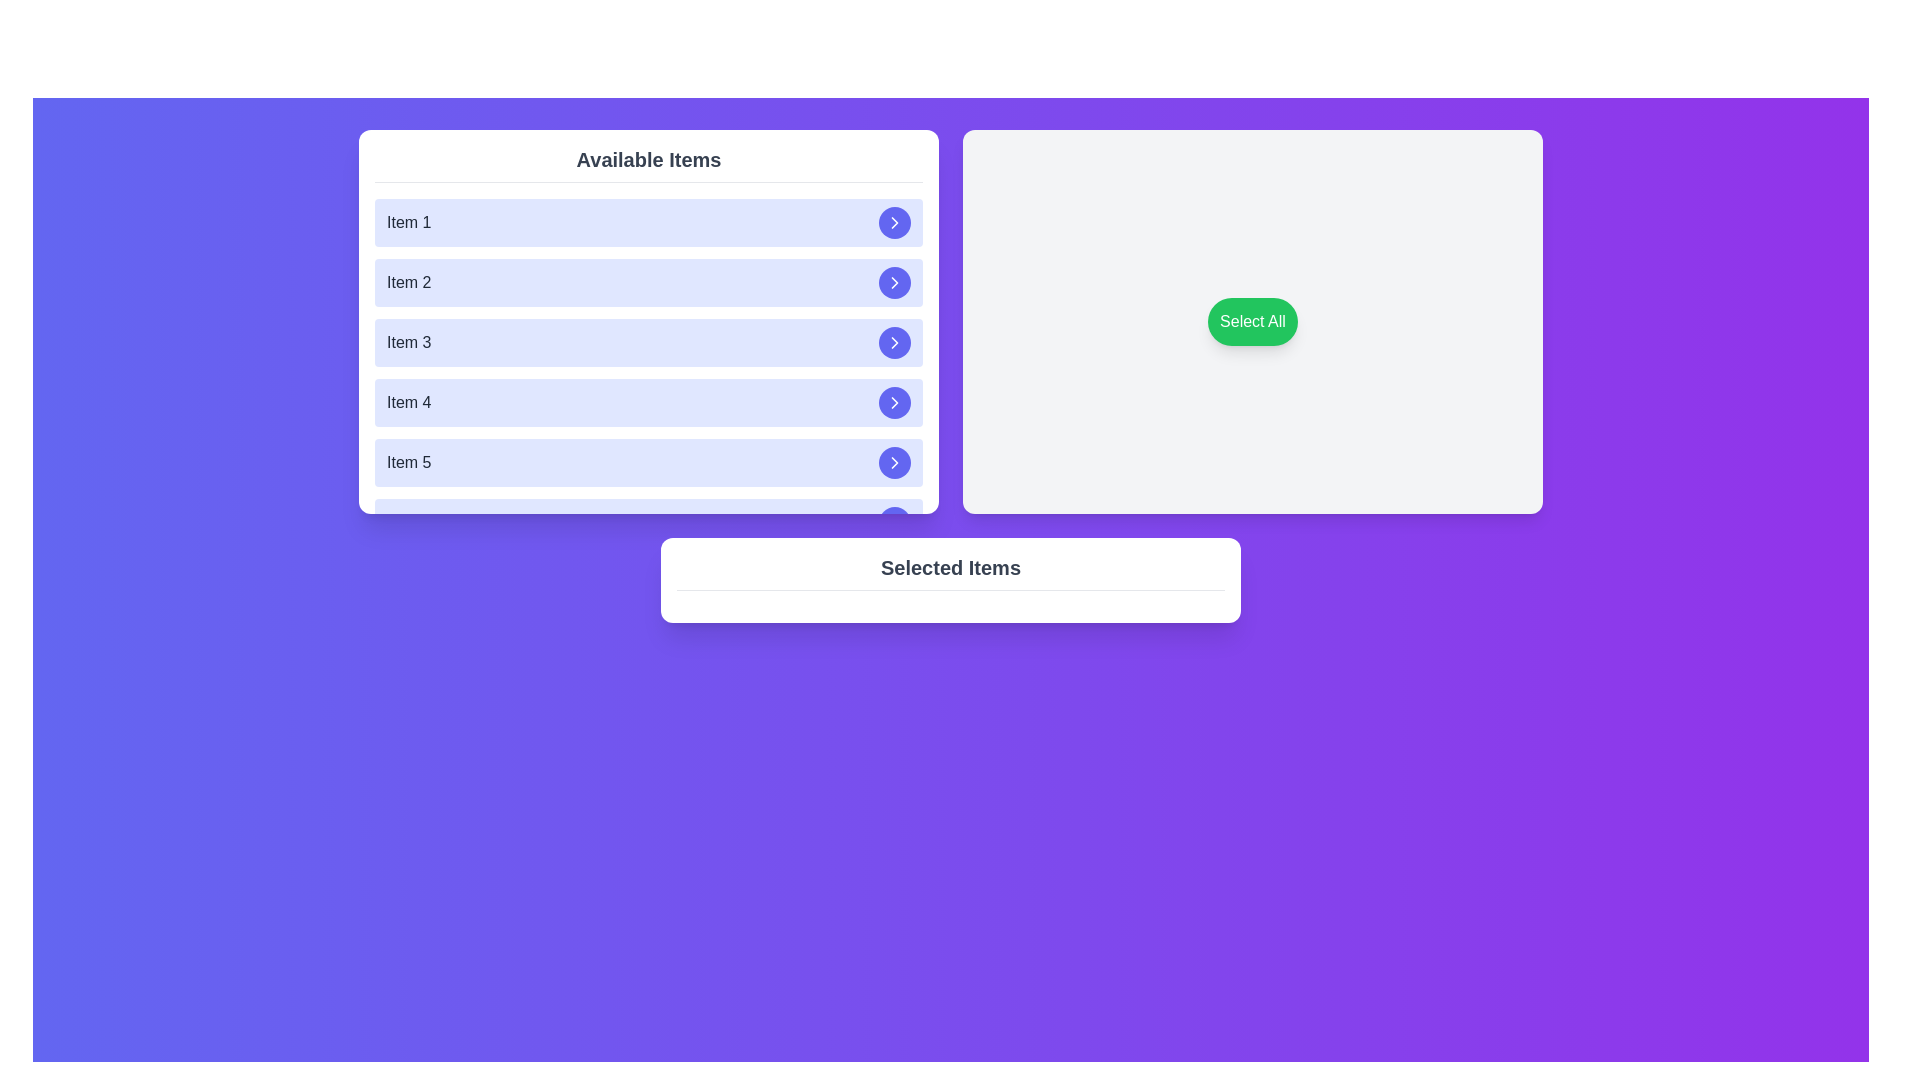  Describe the element at coordinates (893, 462) in the screenshot. I see `the circular button with a purple background and a white chevron arrow located at the right end of the 'Item 5' entry row in the 'Available Items' list to receive potential visual feedback` at that location.